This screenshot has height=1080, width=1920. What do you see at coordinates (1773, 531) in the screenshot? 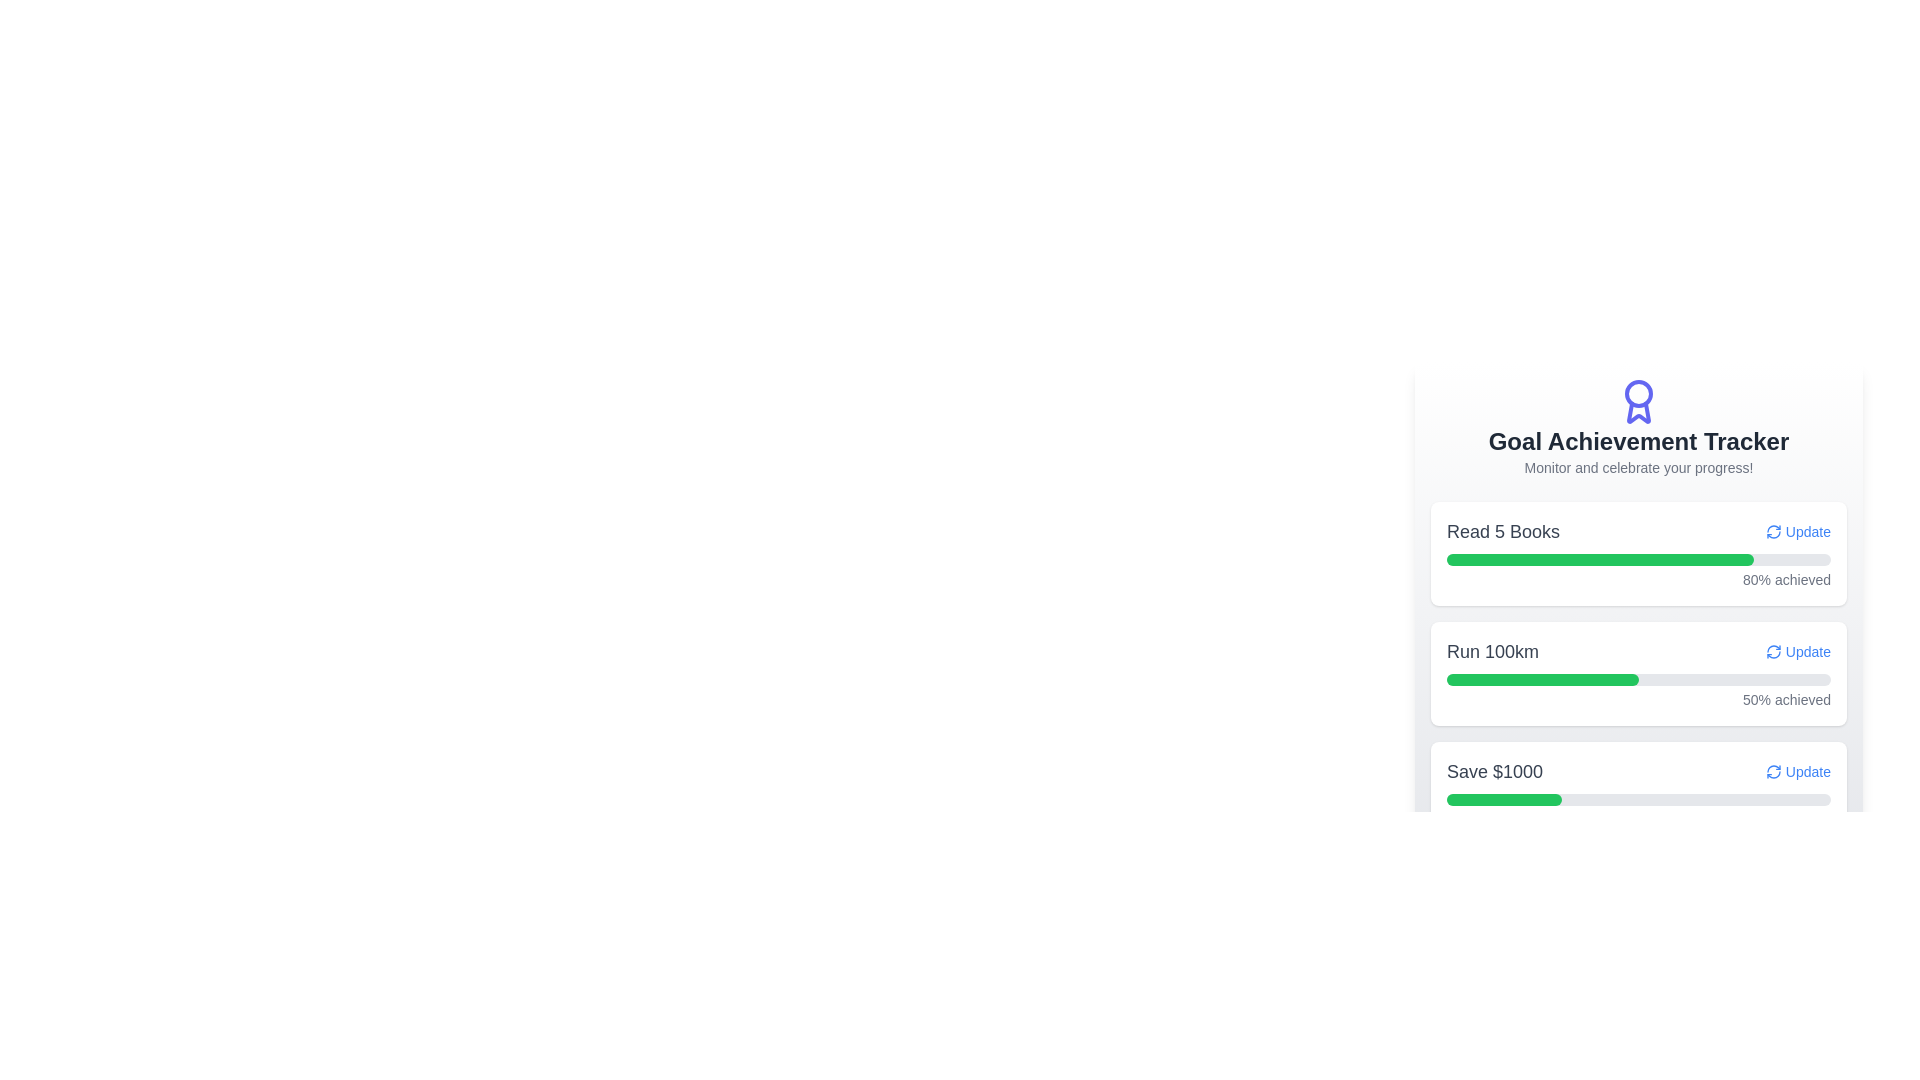
I see `the update icon located to the immediate right of the 'Update' text in the first achievement entry titled 'Read 5 Books' to initiate the update action` at bounding box center [1773, 531].